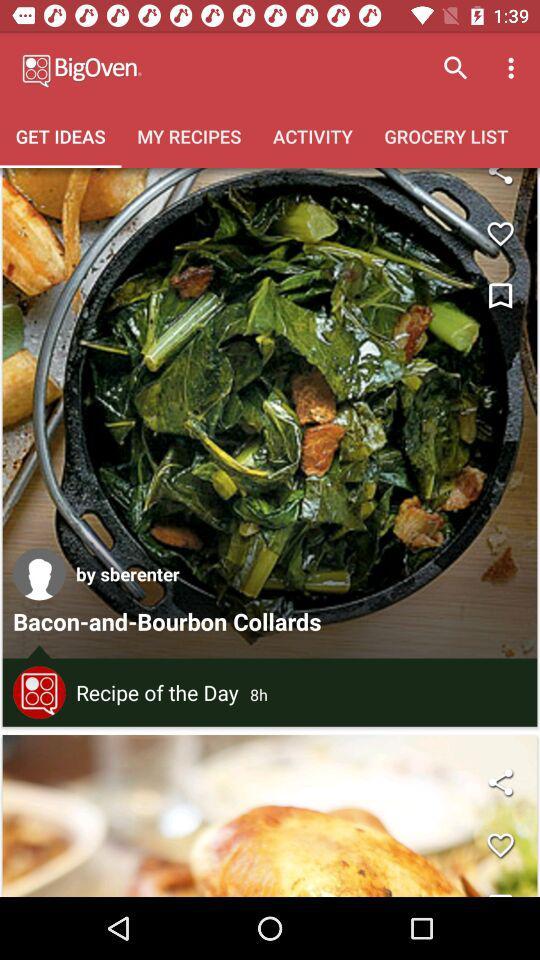 This screenshot has height=960, width=540. Describe the element at coordinates (39, 574) in the screenshot. I see `user profile picture icon` at that location.